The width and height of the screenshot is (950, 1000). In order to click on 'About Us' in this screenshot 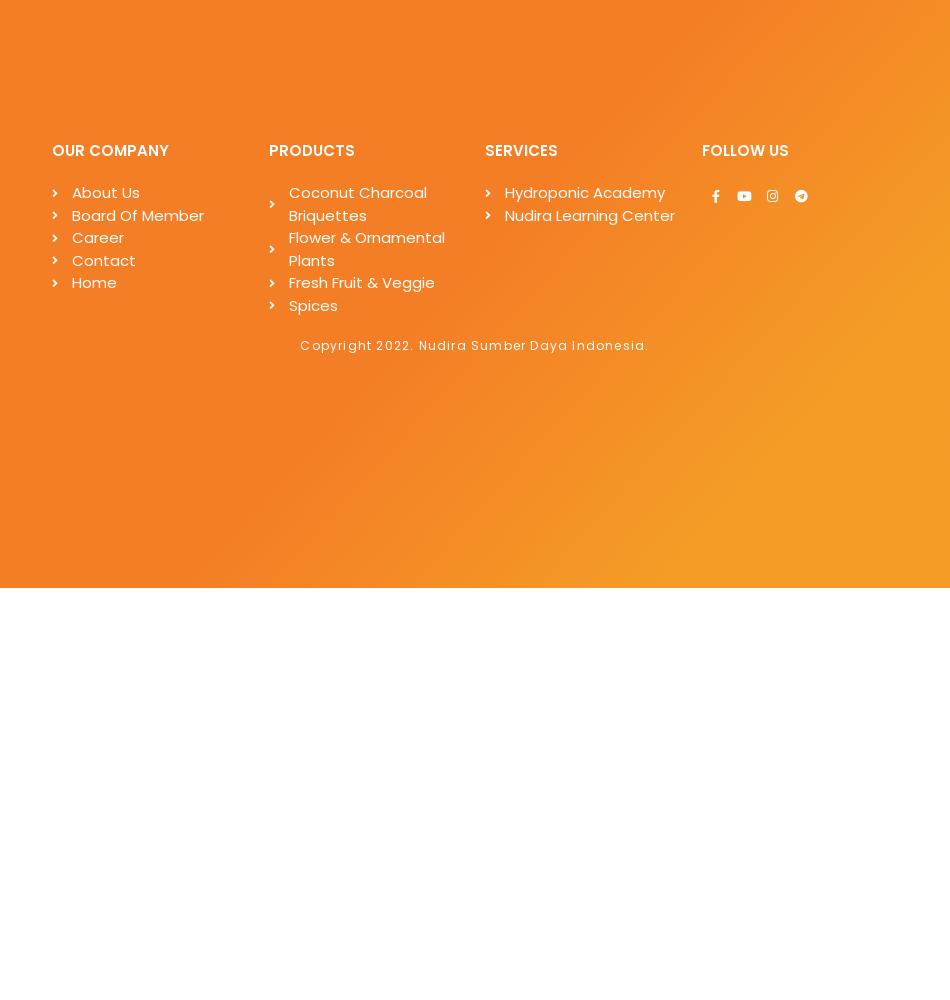, I will do `click(106, 191)`.